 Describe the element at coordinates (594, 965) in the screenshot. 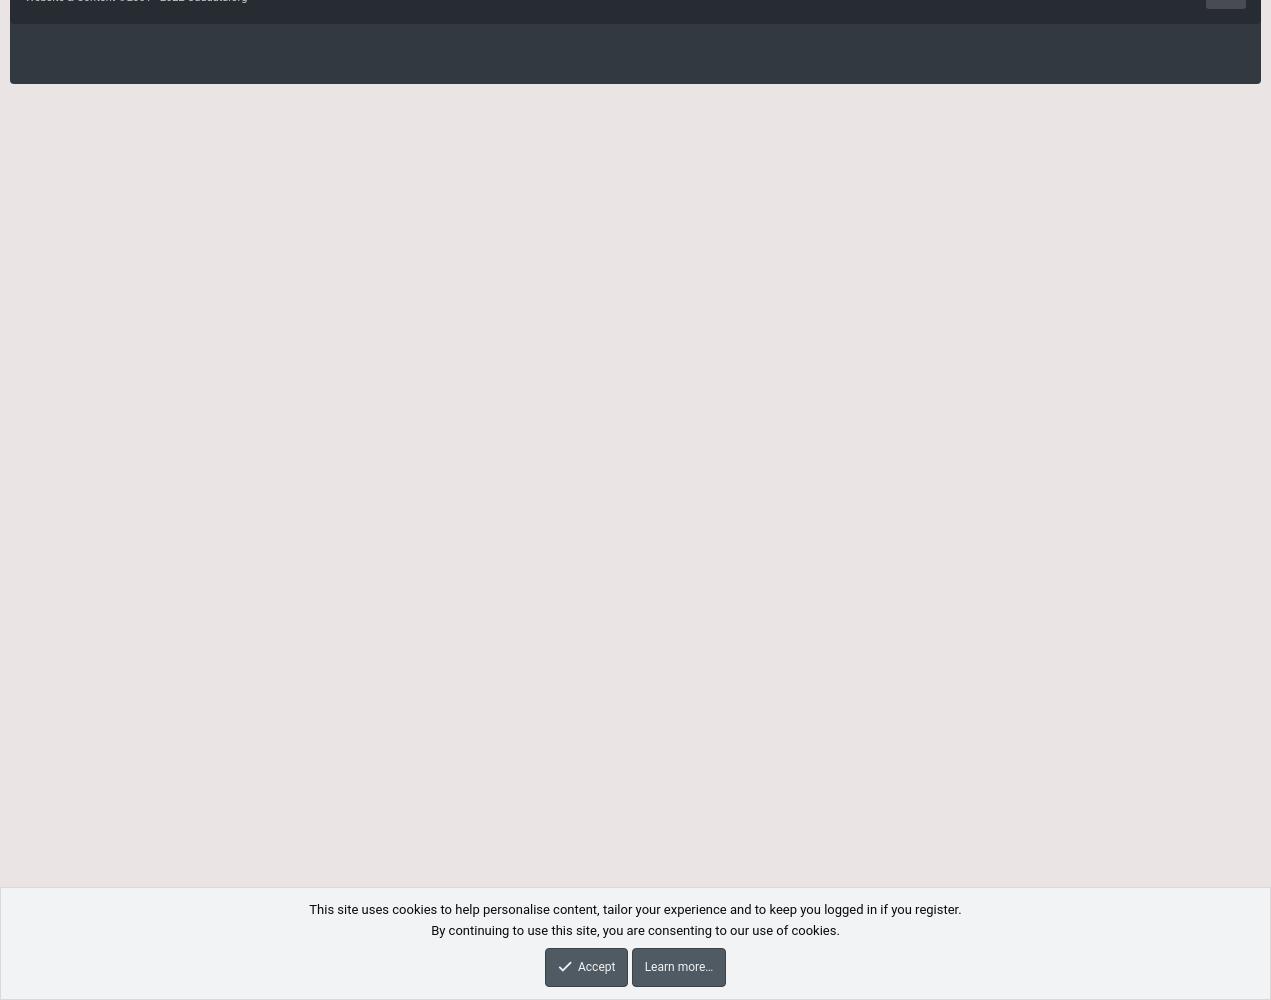

I see `'Accept'` at that location.